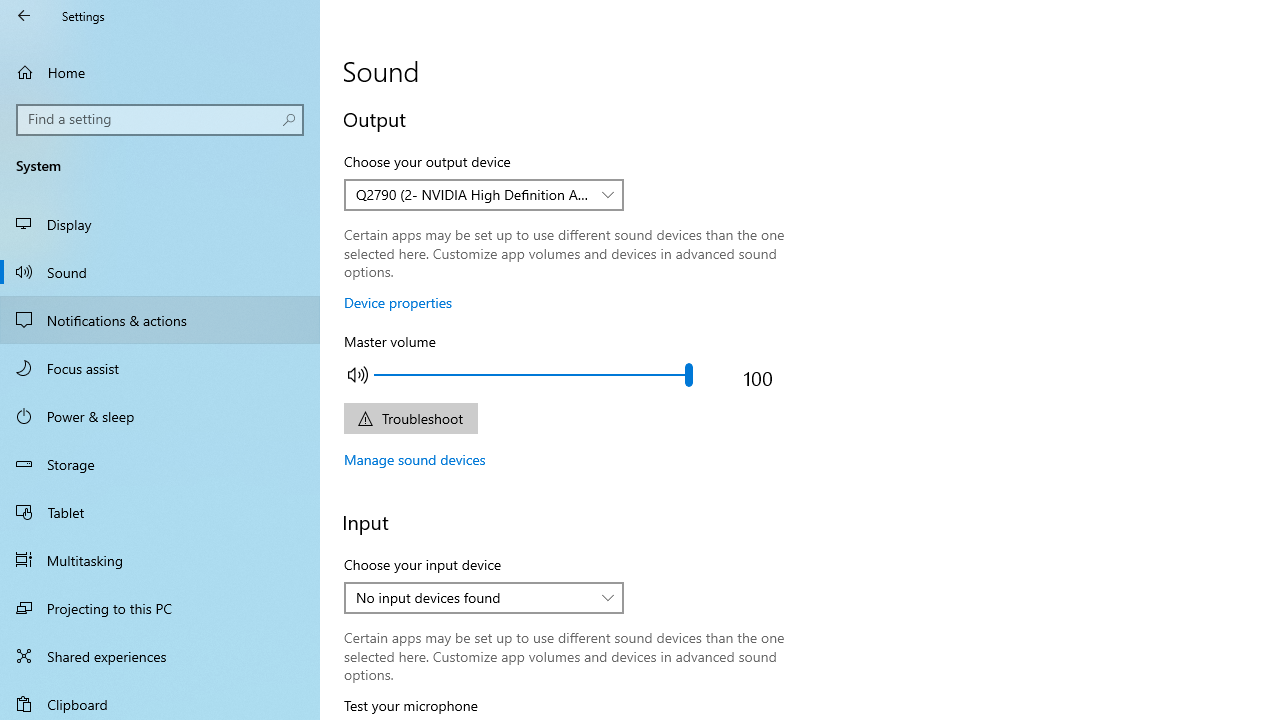 This screenshot has height=720, width=1280. Describe the element at coordinates (484, 596) in the screenshot. I see `'Choose your input device'` at that location.